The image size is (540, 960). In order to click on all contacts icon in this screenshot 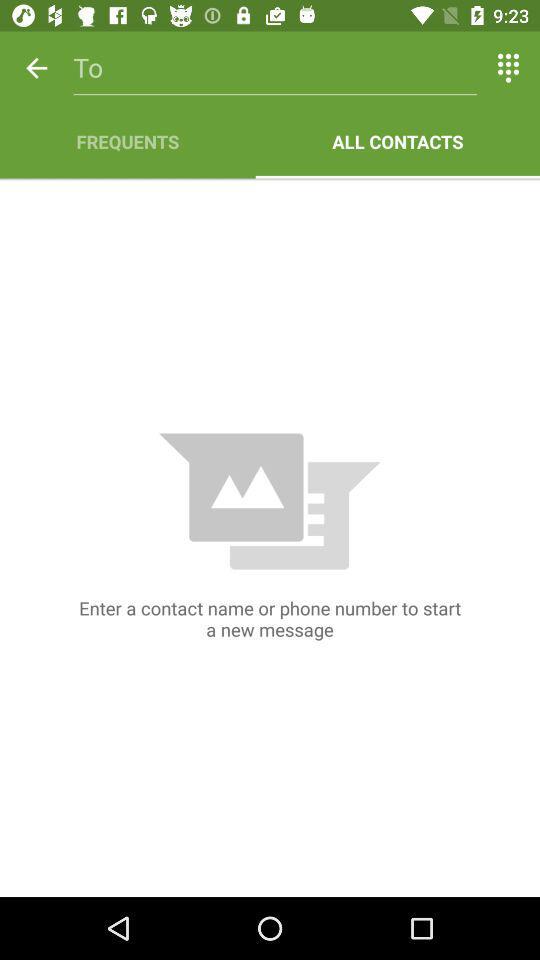, I will do `click(397, 140)`.